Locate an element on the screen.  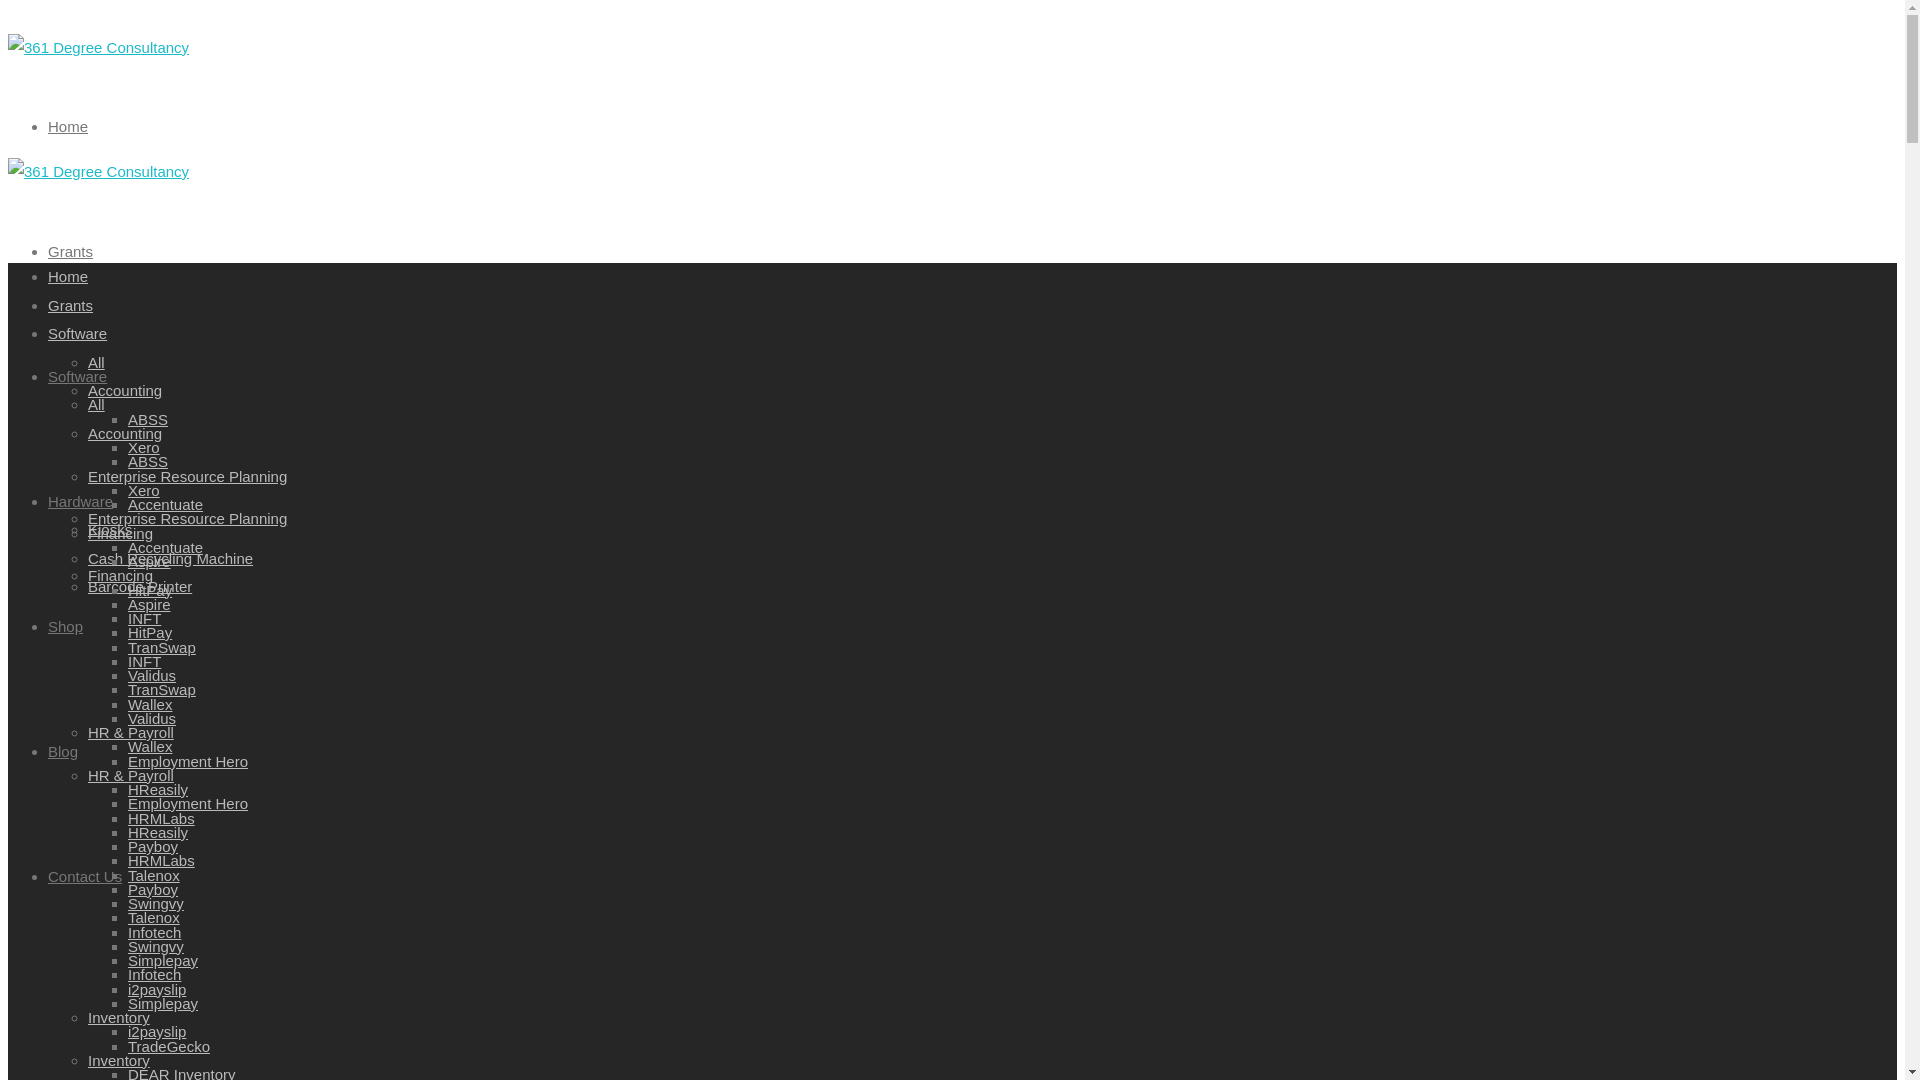
'Hardware' is located at coordinates (48, 499).